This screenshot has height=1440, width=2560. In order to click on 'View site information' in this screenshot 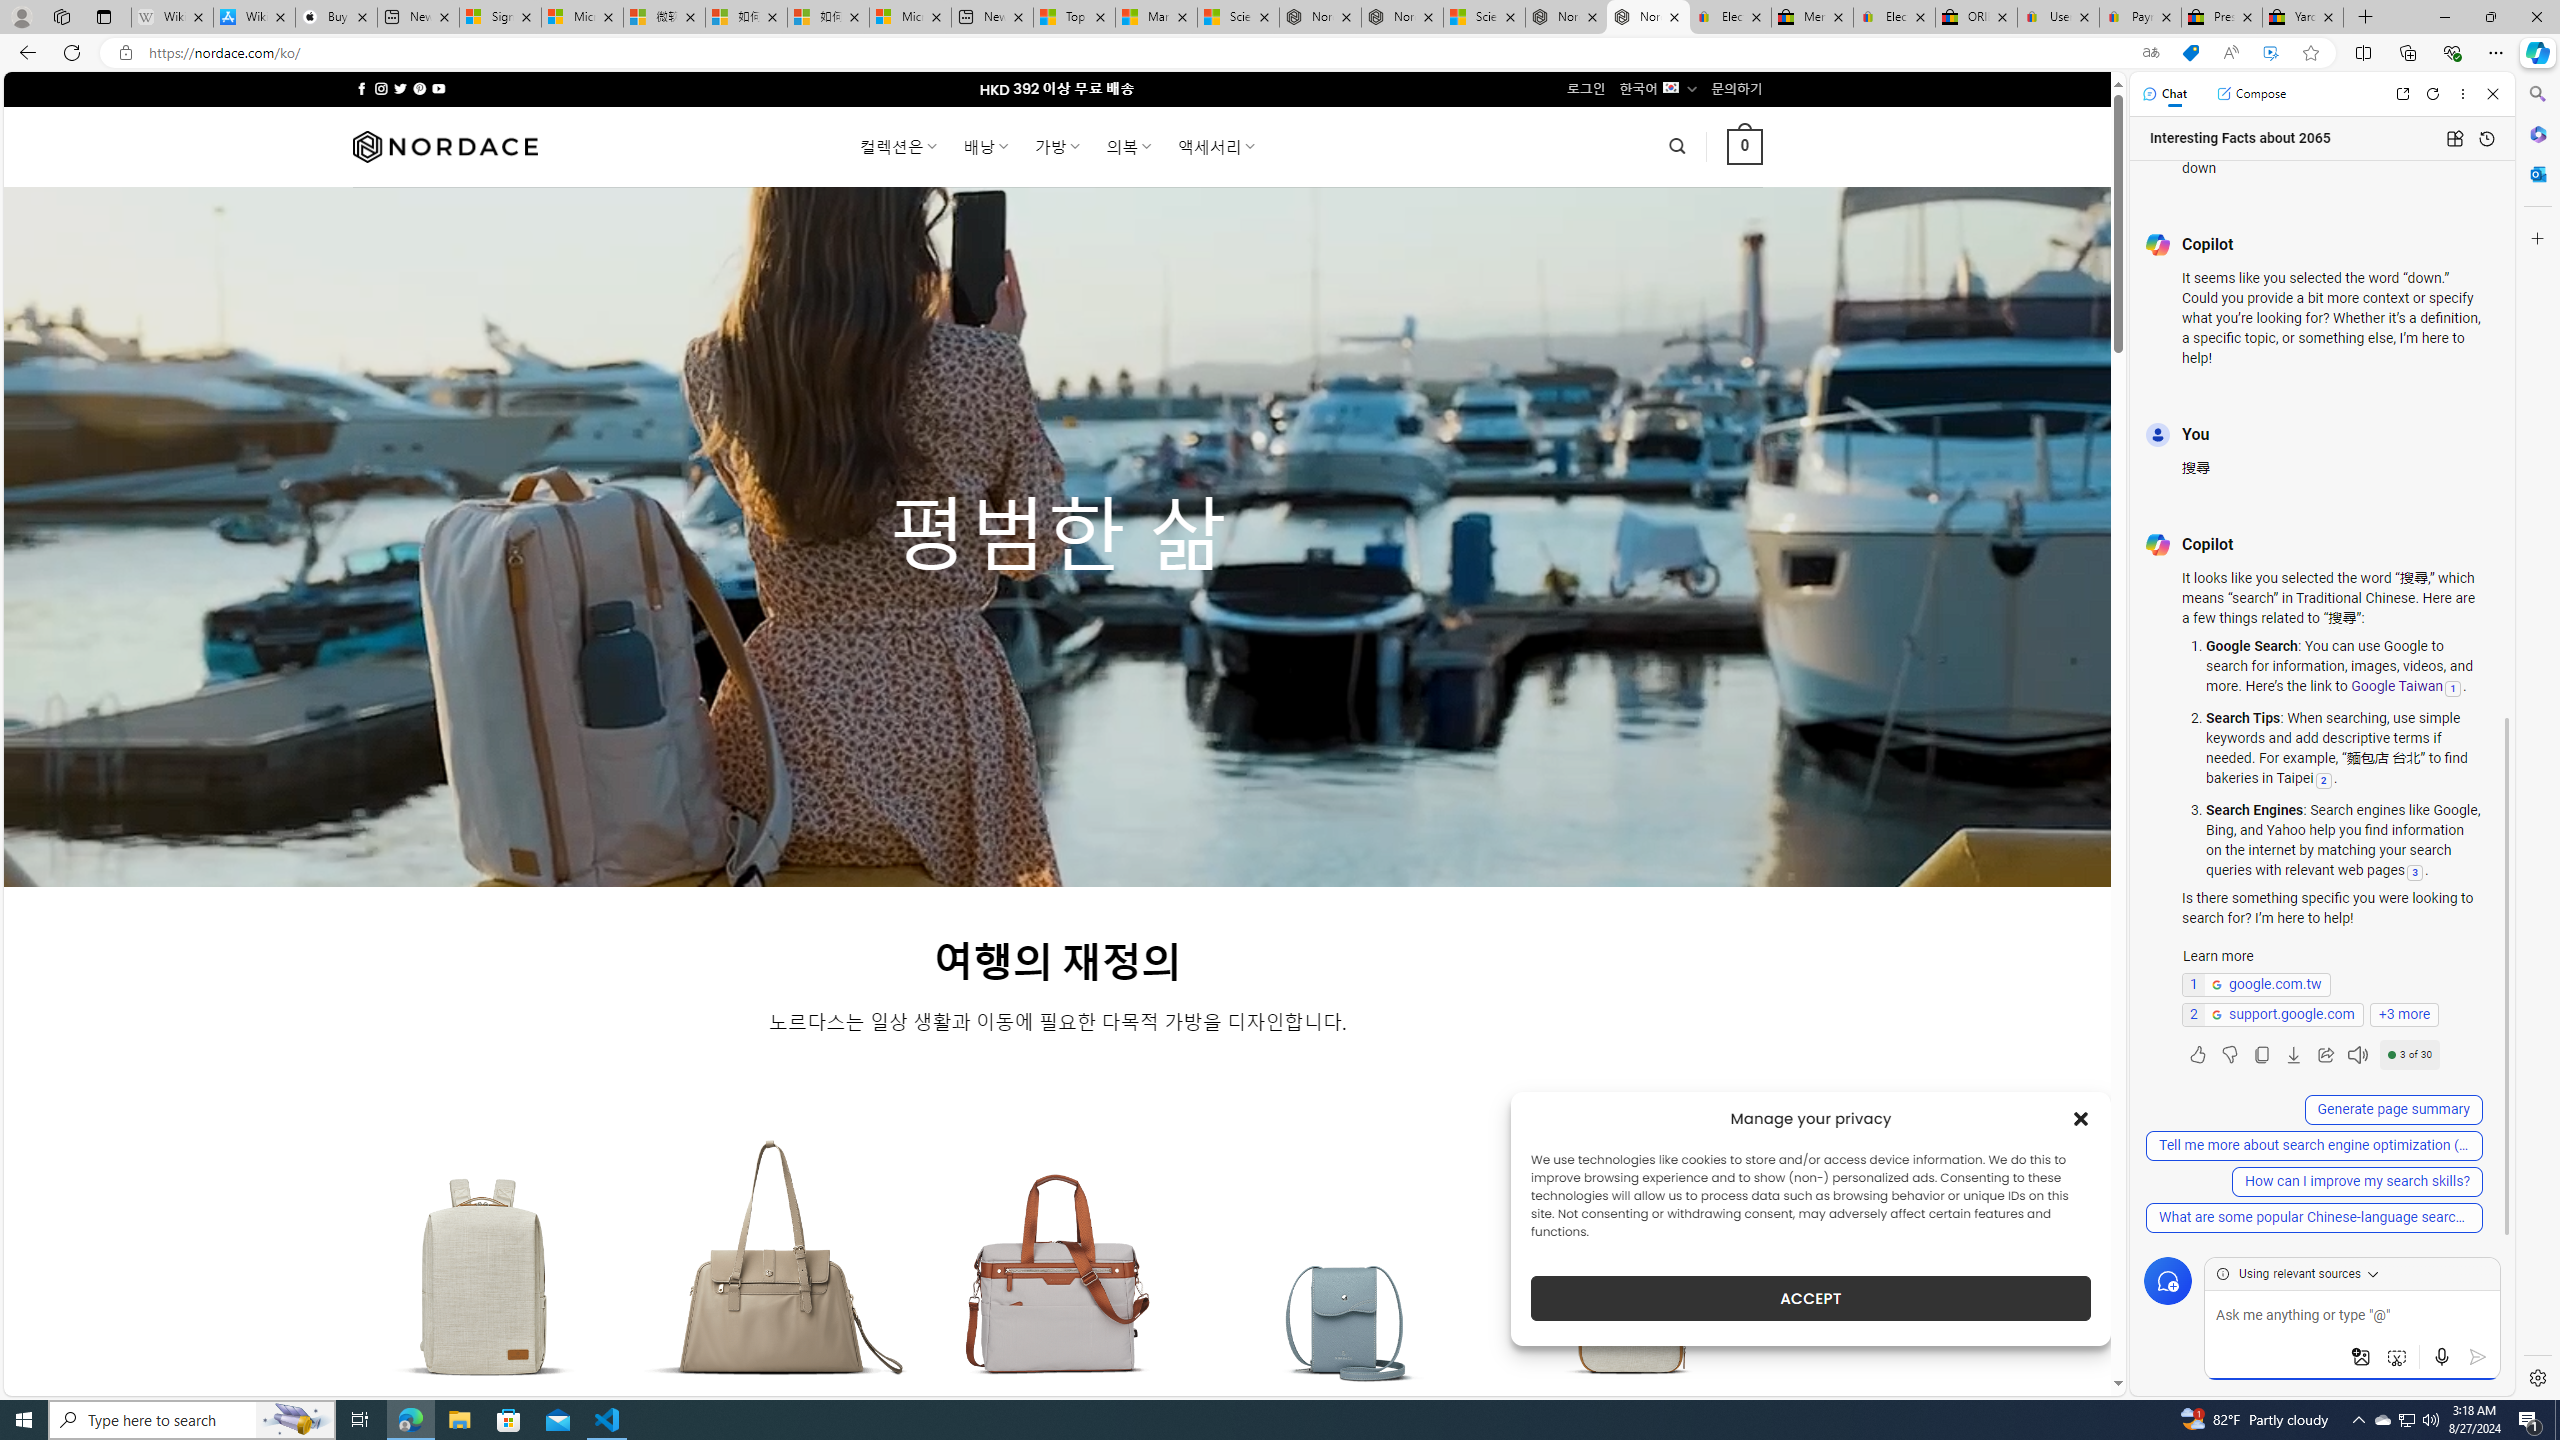, I will do `click(125, 53)`.